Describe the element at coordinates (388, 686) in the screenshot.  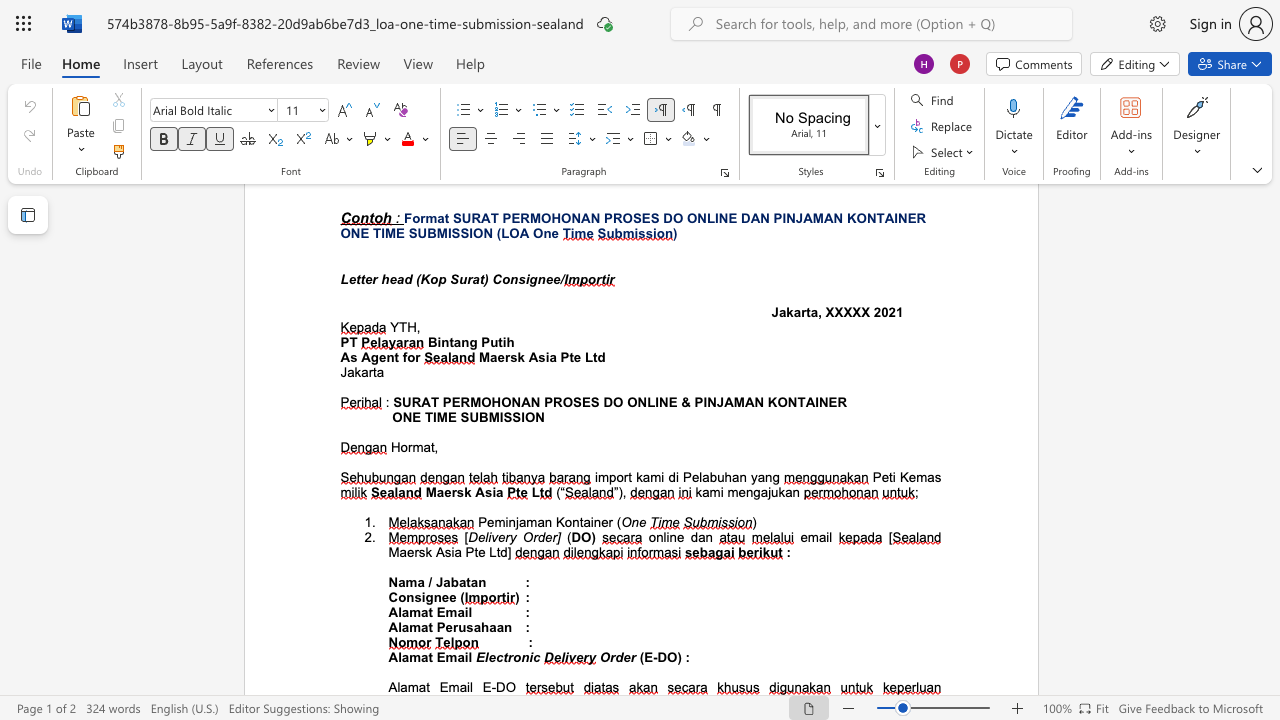
I see `the subset text "Alamat E" within the text "Alamat Email E-DO"` at that location.